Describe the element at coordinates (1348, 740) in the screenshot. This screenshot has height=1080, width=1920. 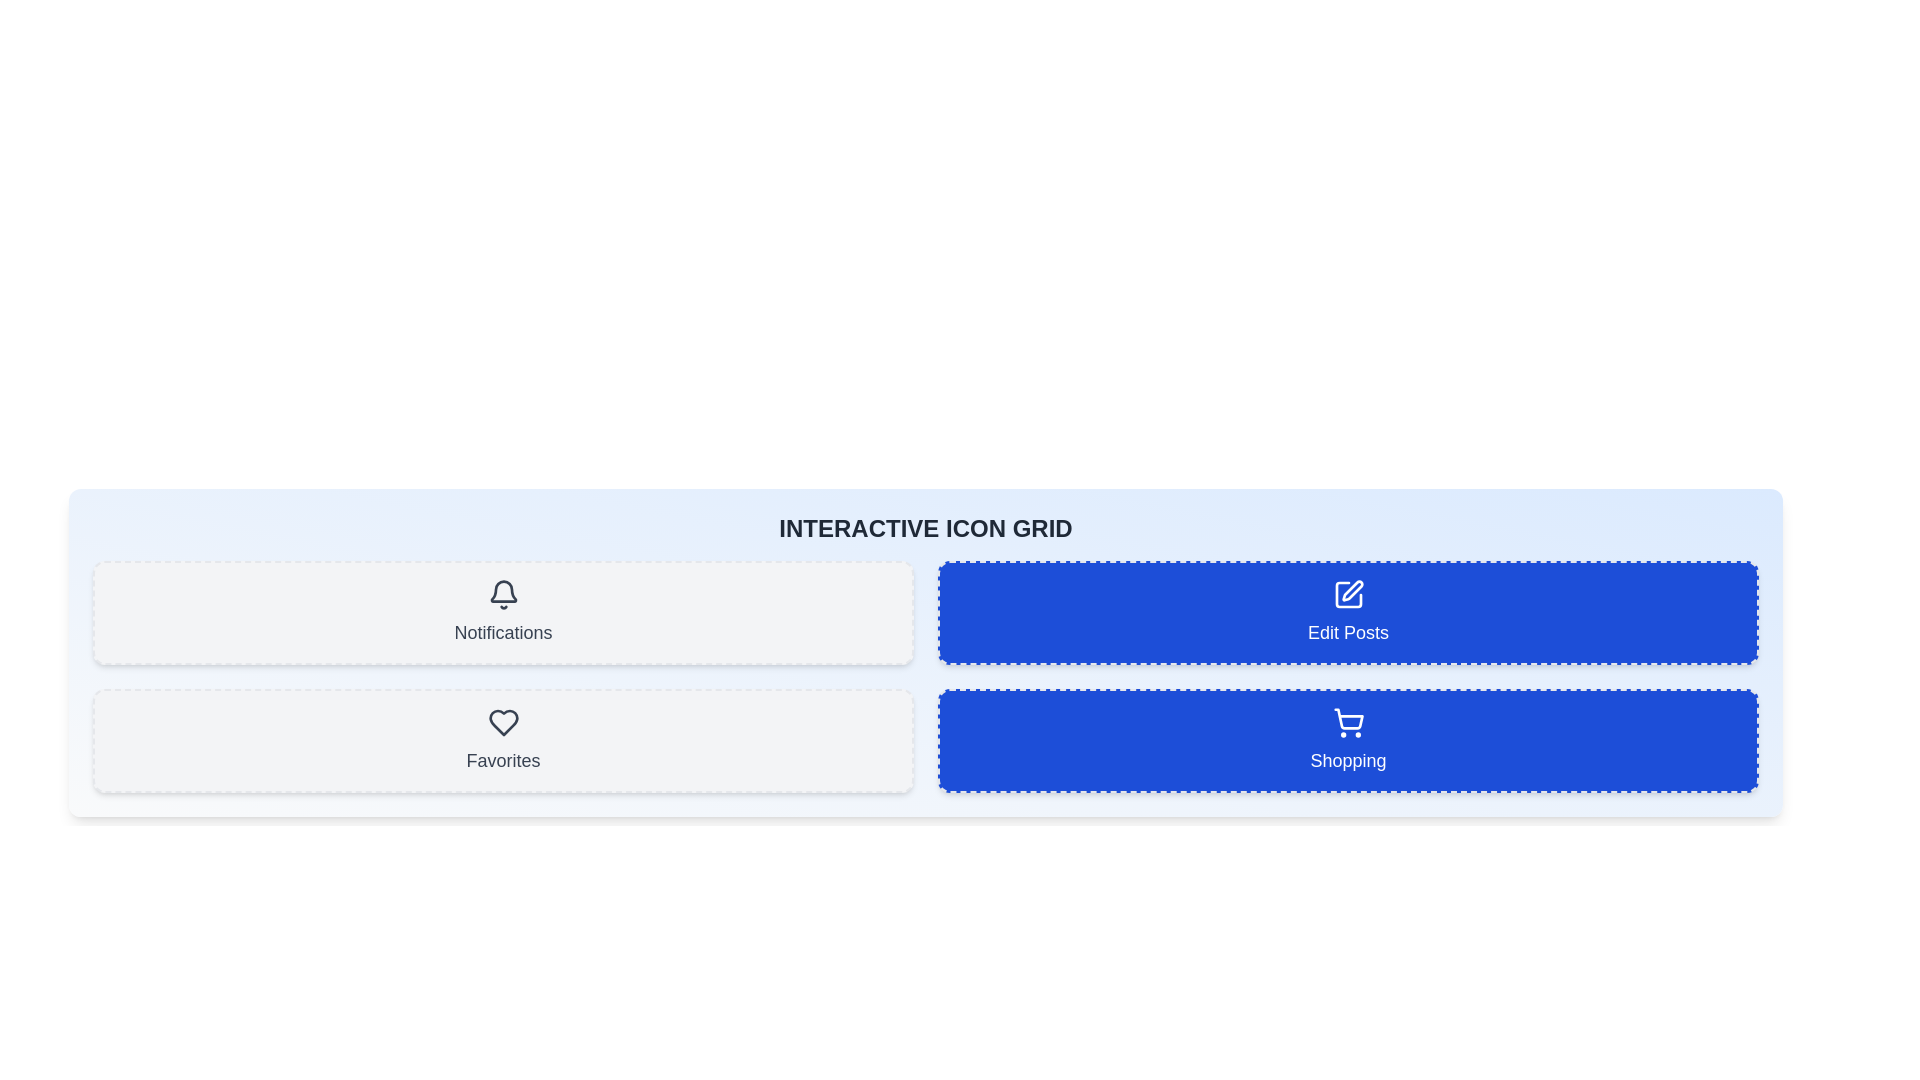
I see `the grid item identified by Shopping` at that location.